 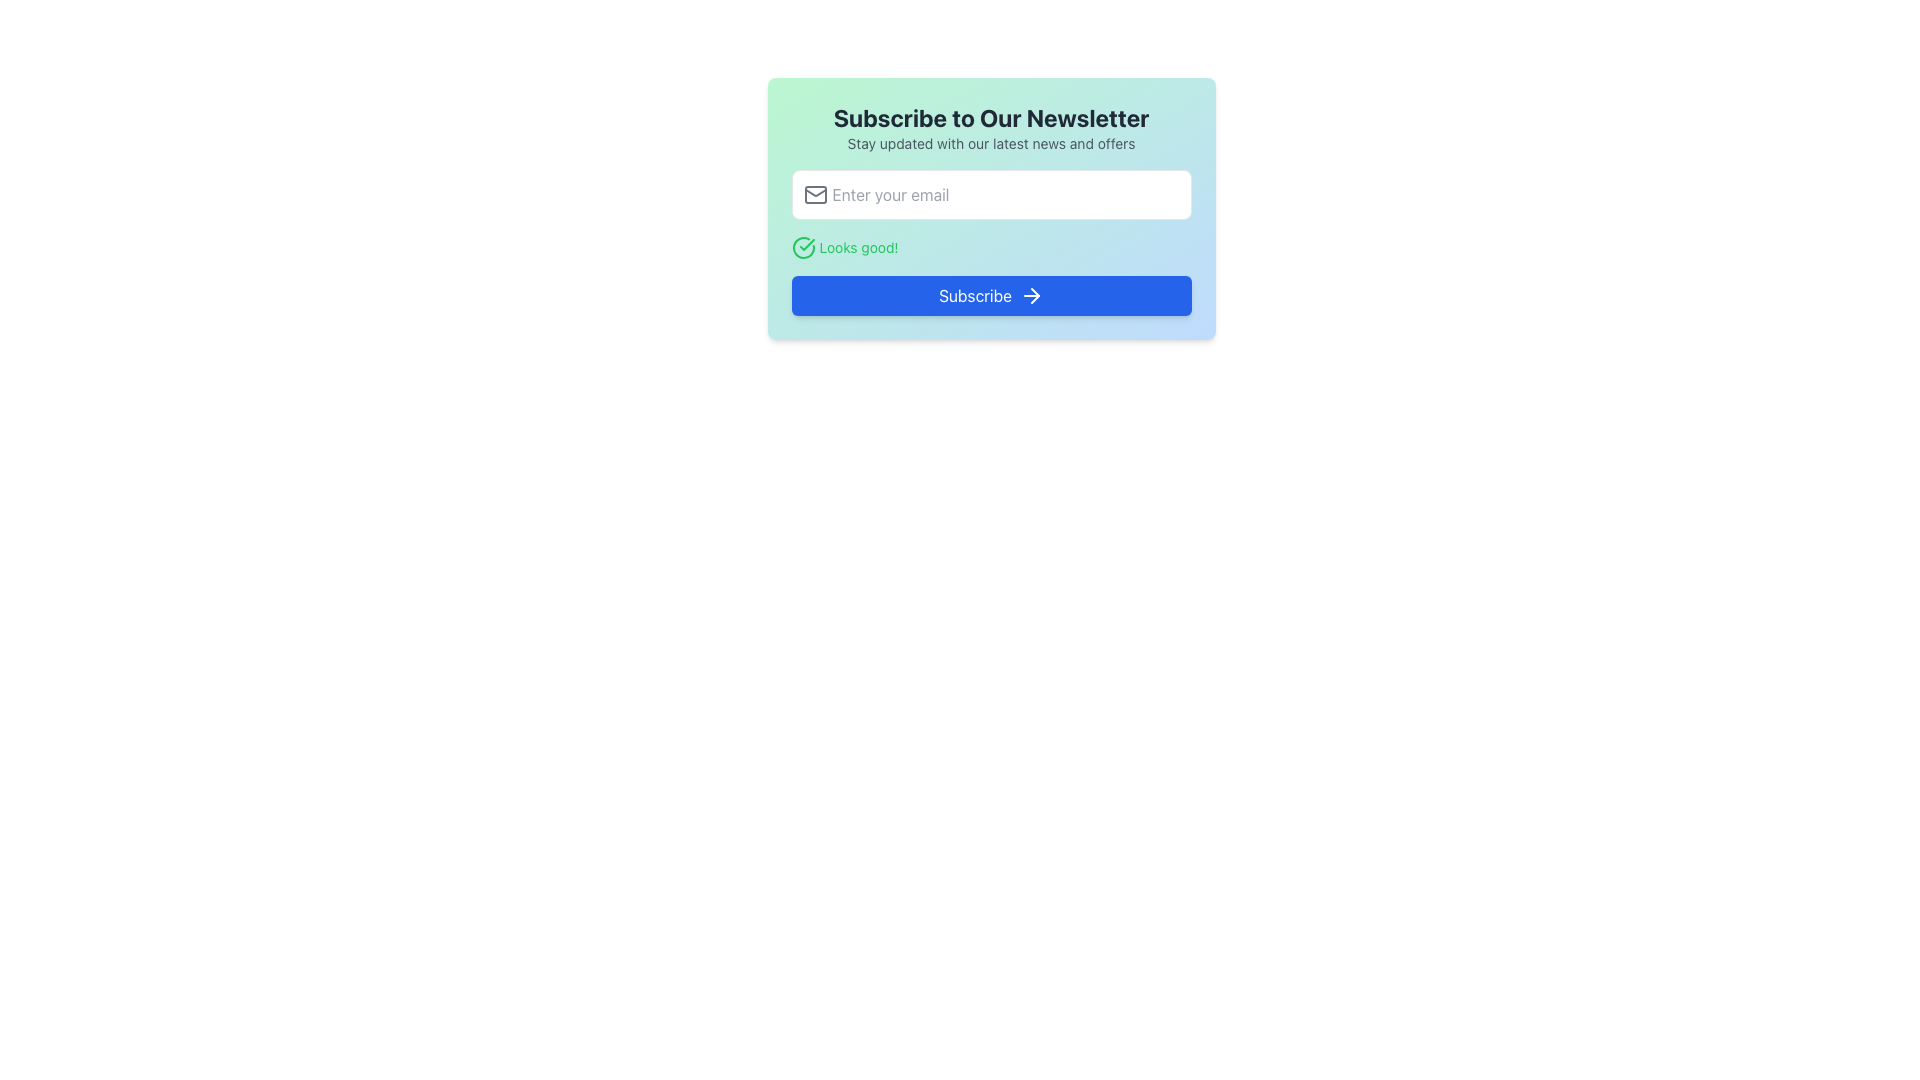 What do you see at coordinates (803, 246) in the screenshot?
I see `the circular green outline icon with a check mark inside it, located next to the 'Looks good!' text label below the email input field in the subscription form` at bounding box center [803, 246].